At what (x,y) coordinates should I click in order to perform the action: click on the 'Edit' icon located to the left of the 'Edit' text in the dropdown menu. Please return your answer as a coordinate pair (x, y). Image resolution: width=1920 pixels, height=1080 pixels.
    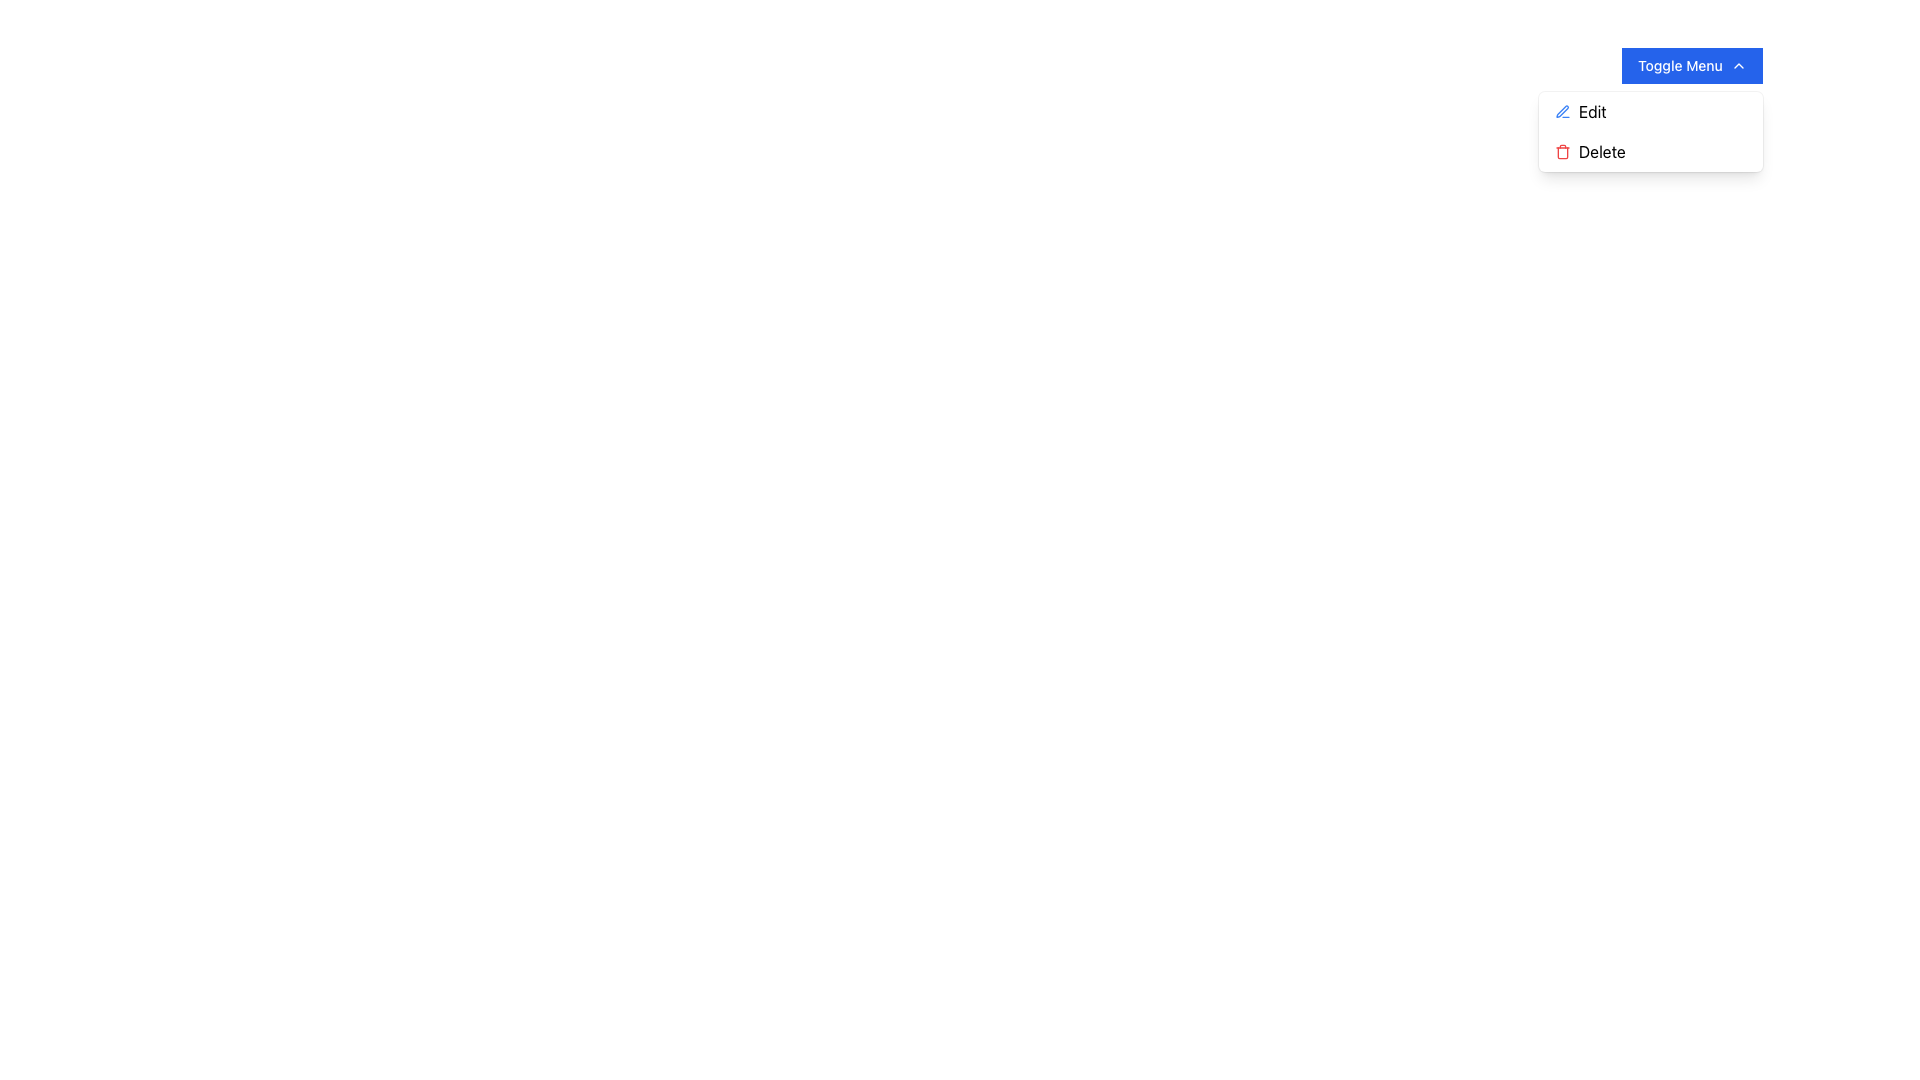
    Looking at the image, I should click on (1561, 111).